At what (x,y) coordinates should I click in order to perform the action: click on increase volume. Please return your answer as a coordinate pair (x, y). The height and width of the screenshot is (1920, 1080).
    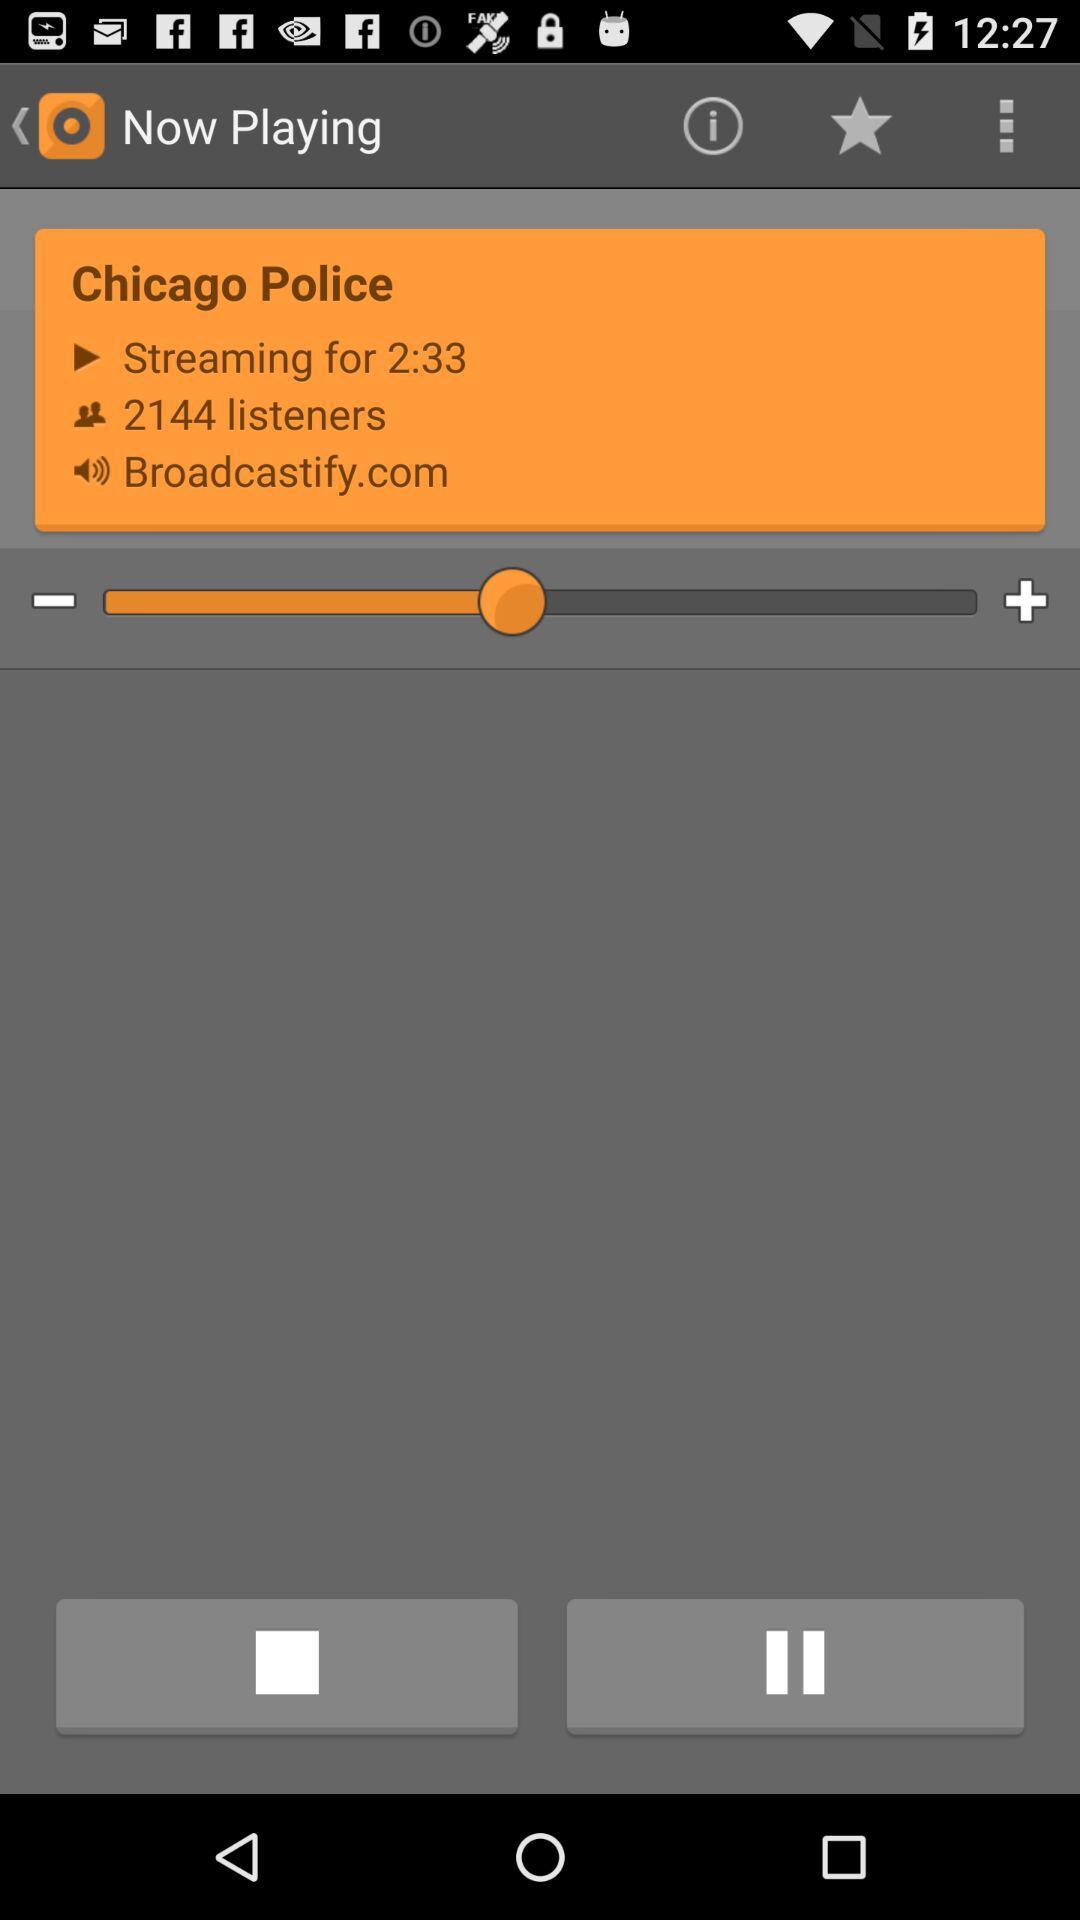
    Looking at the image, I should click on (1040, 601).